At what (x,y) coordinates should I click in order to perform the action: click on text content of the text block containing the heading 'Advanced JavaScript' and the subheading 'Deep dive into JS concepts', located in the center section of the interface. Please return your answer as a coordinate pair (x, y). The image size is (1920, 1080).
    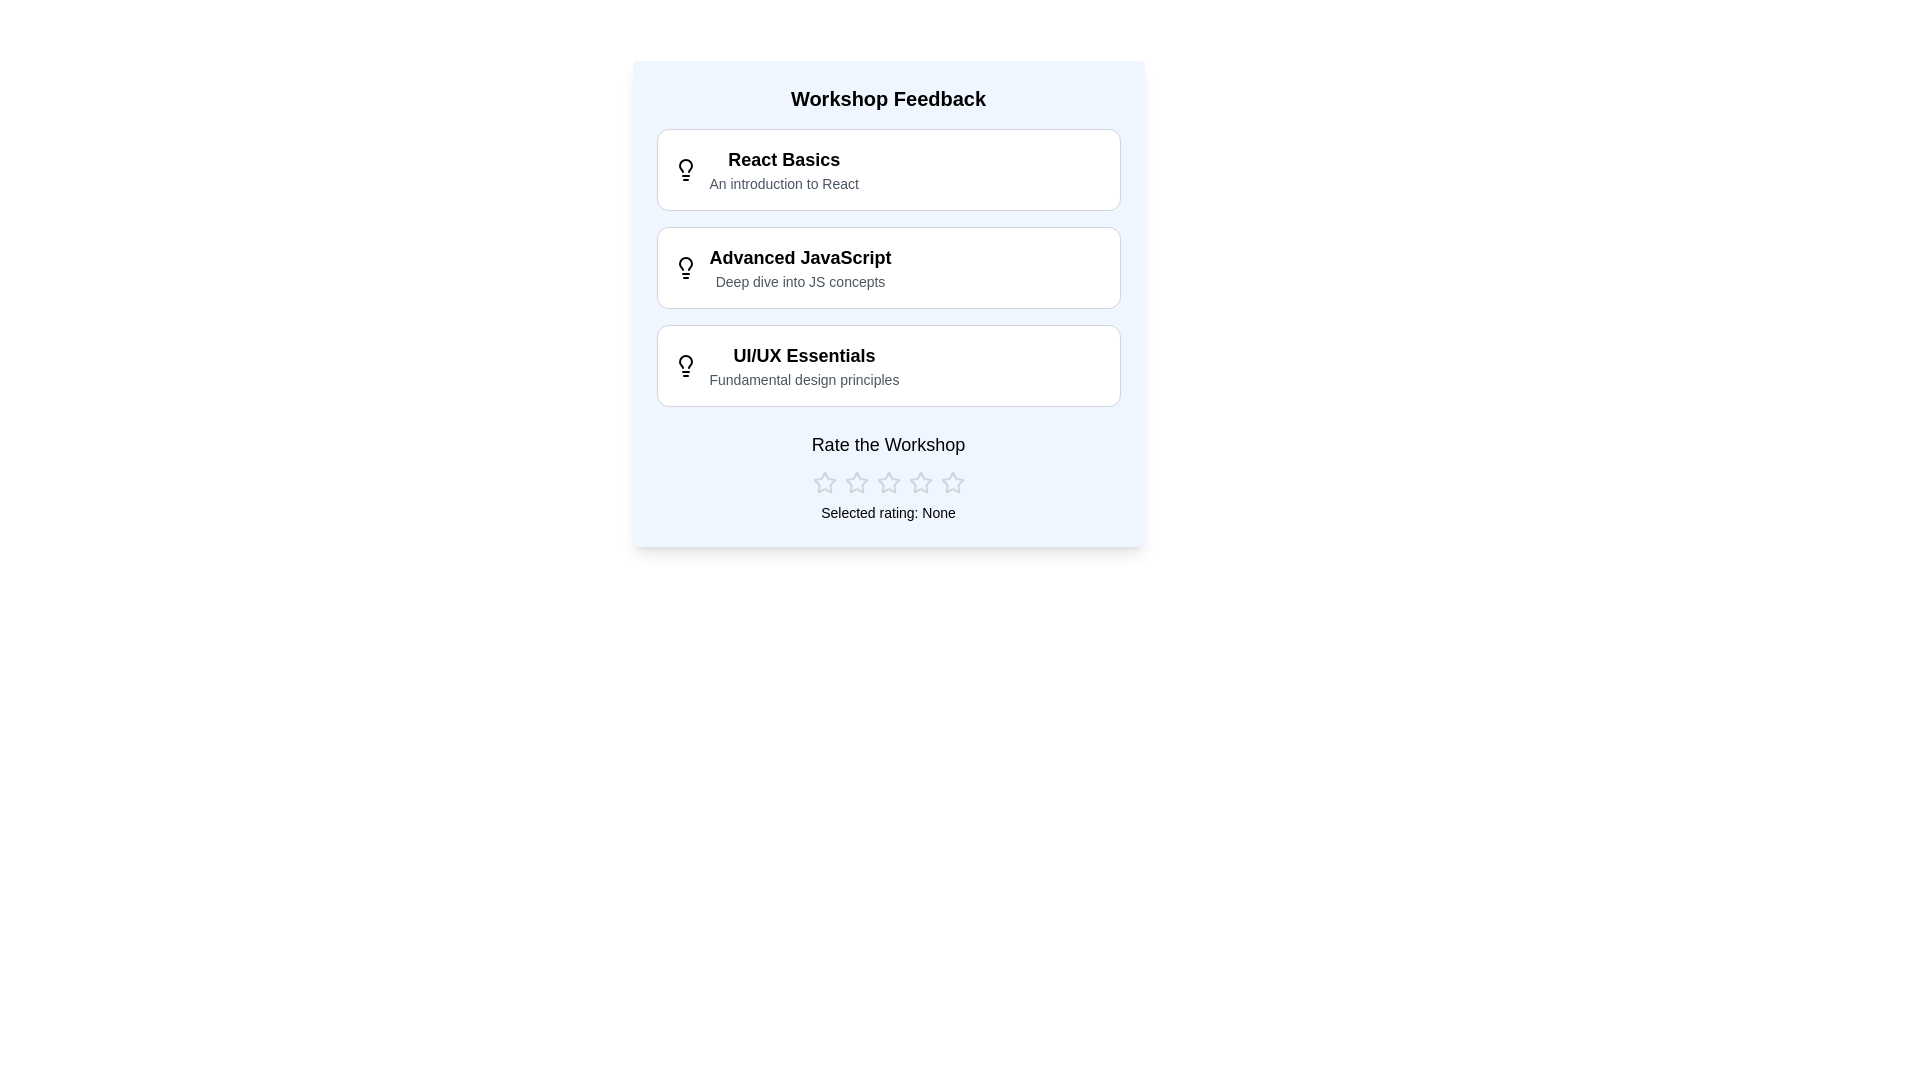
    Looking at the image, I should click on (800, 266).